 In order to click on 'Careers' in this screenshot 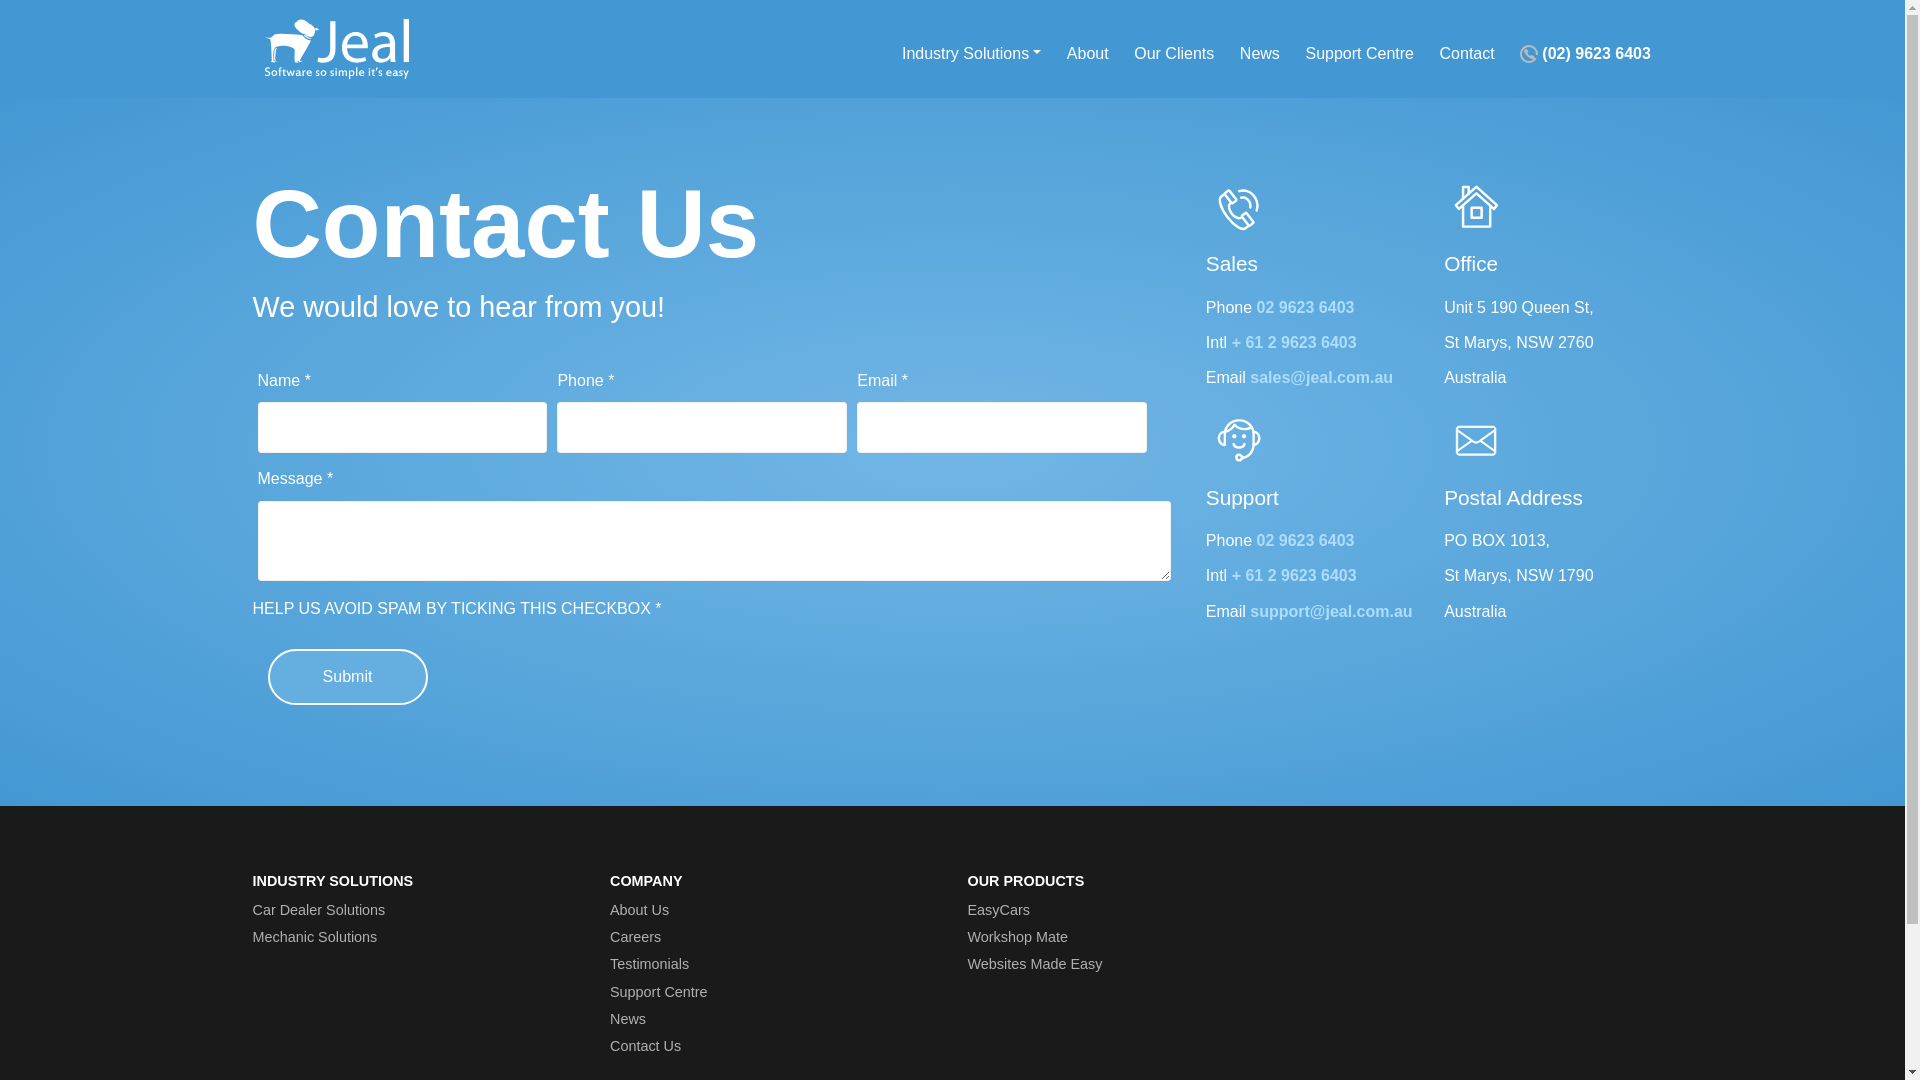, I will do `click(608, 937)`.